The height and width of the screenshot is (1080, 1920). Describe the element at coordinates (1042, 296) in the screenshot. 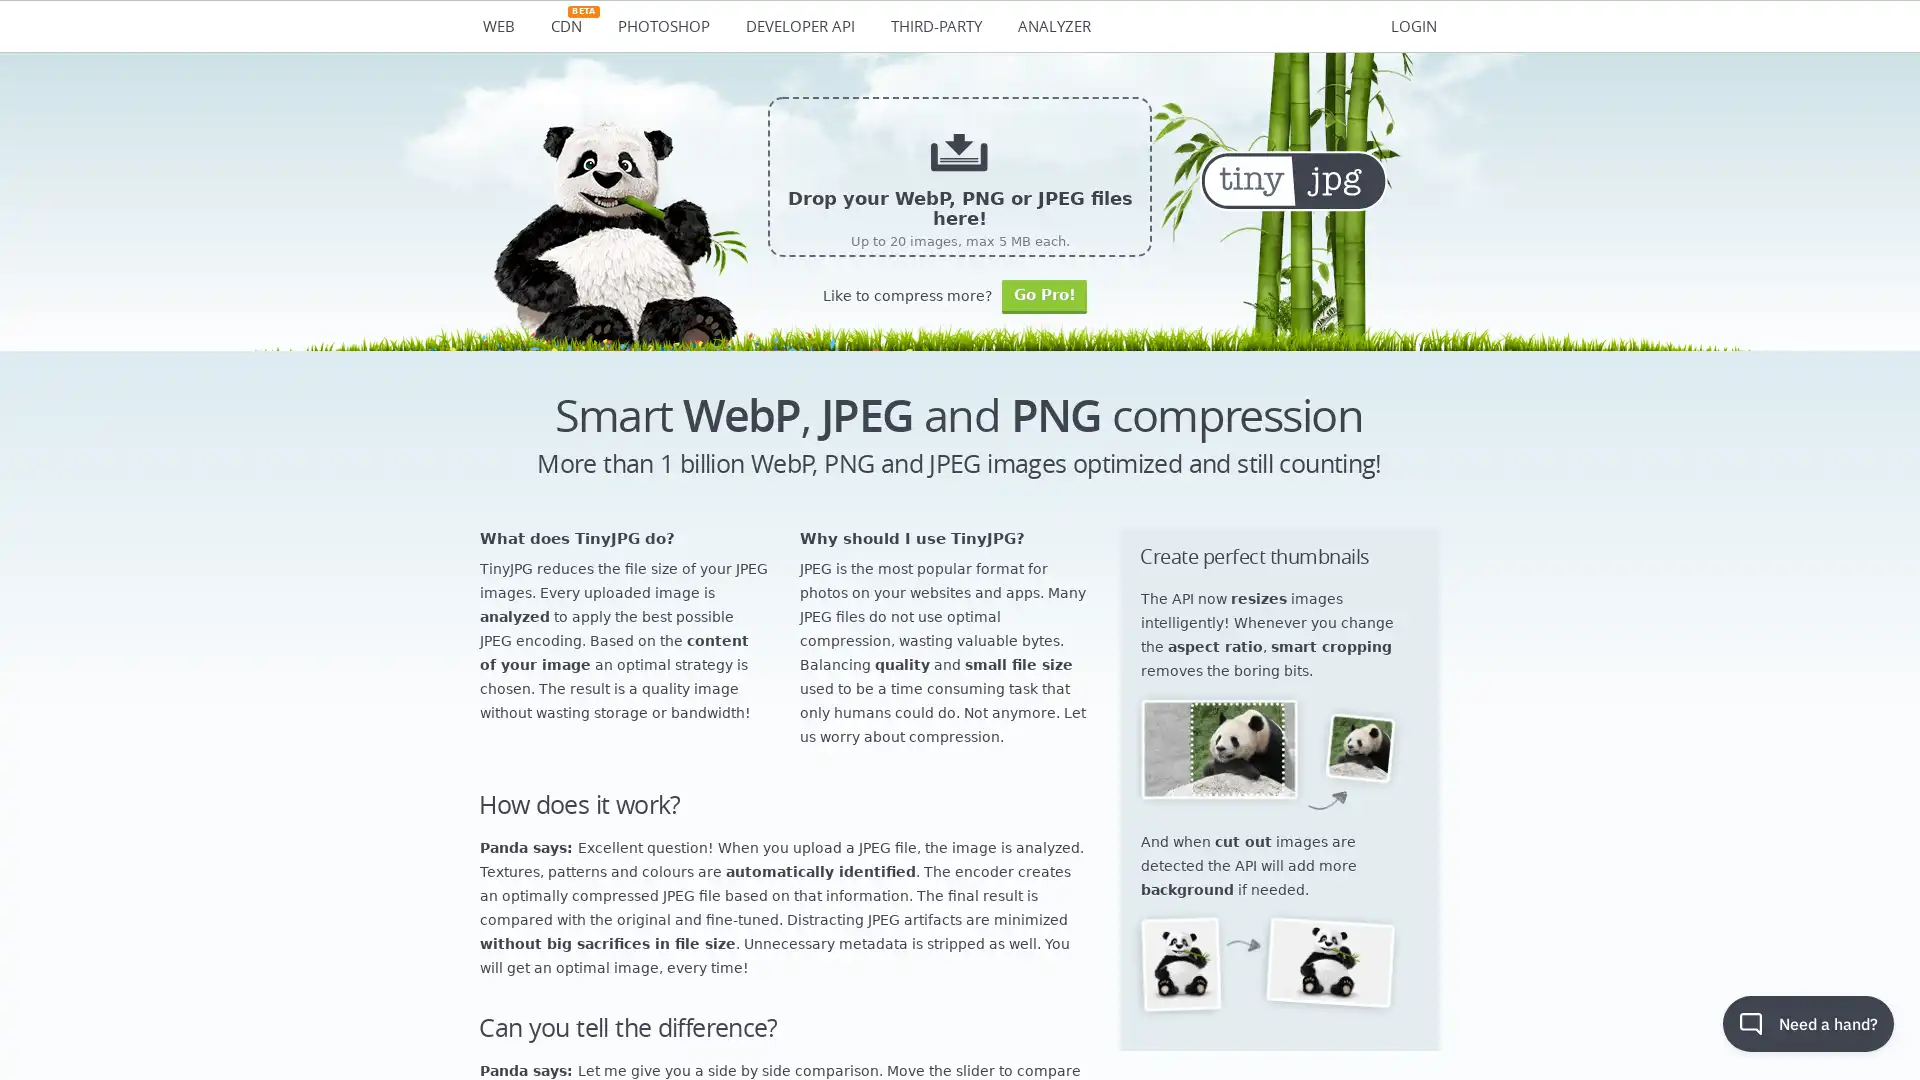

I see `Go Pro!` at that location.